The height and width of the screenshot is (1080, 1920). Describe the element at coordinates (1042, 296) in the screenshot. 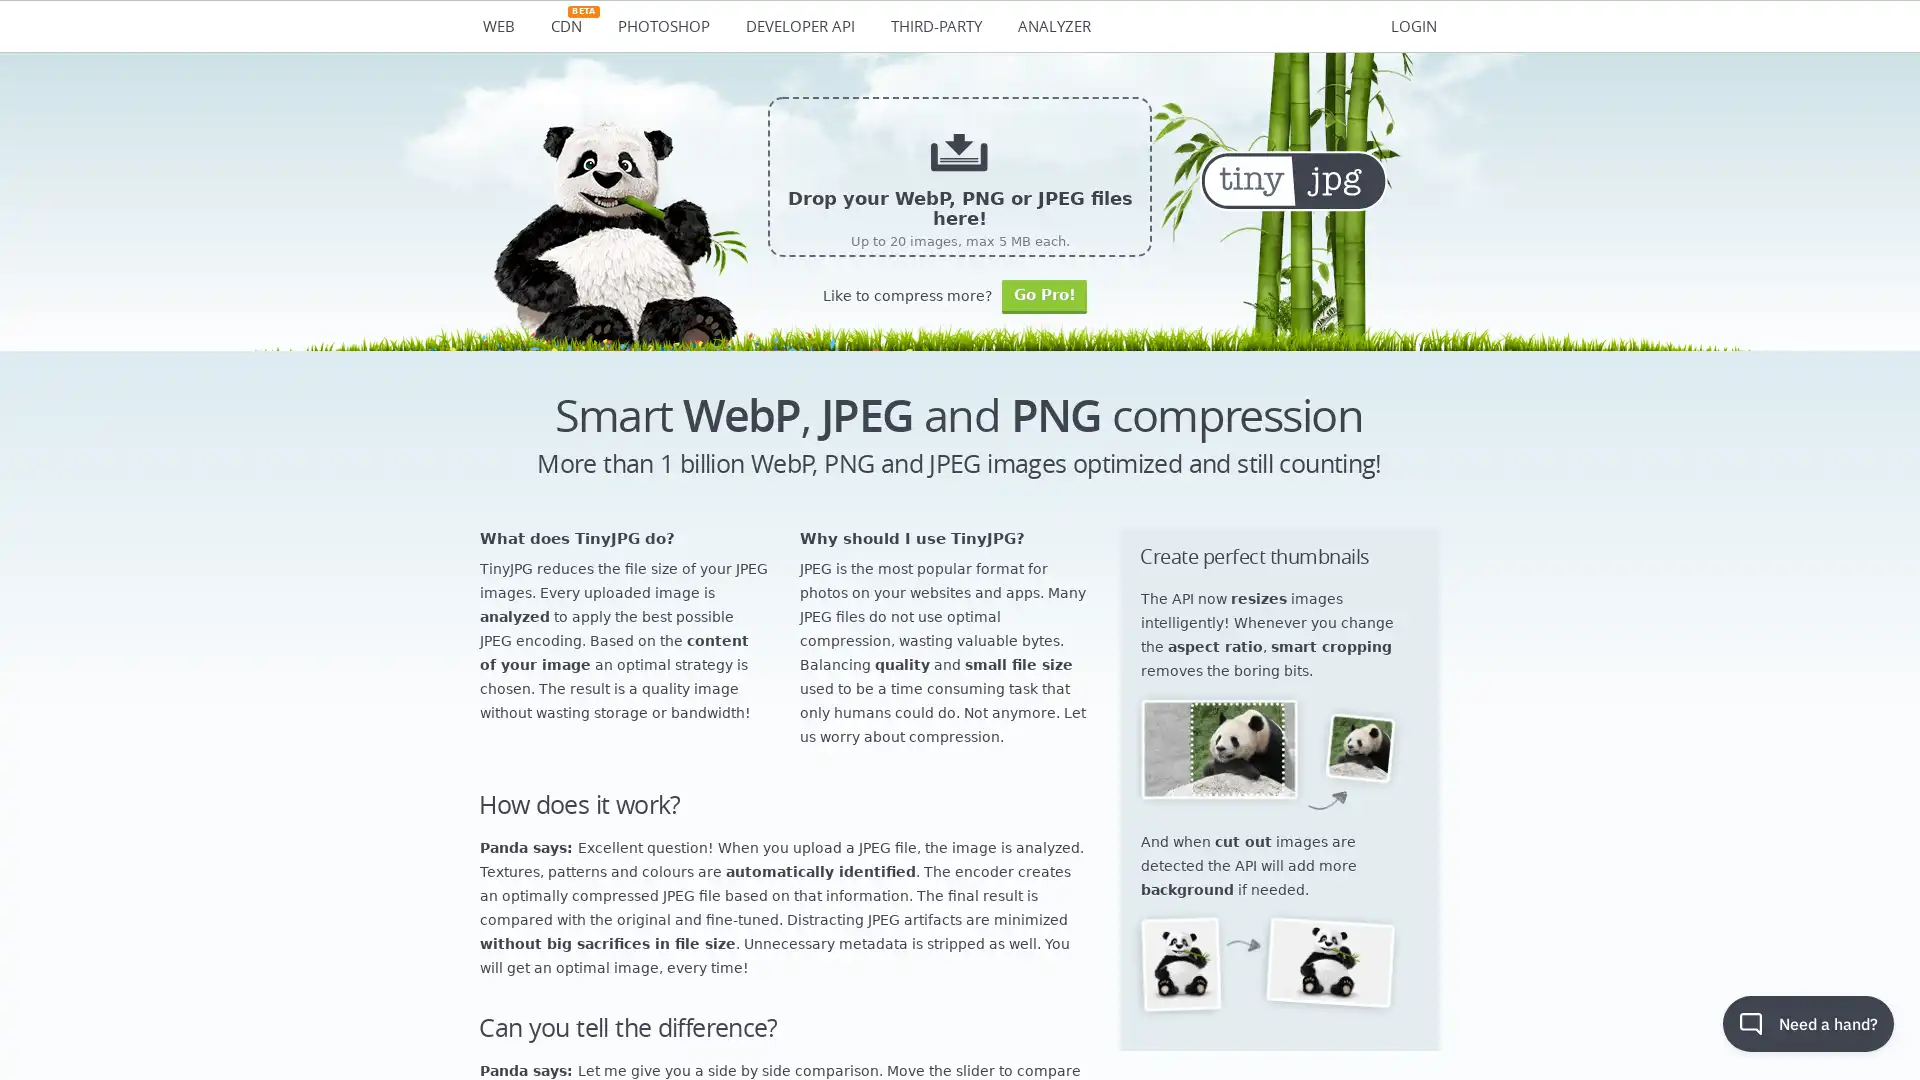

I see `Go Pro!` at that location.